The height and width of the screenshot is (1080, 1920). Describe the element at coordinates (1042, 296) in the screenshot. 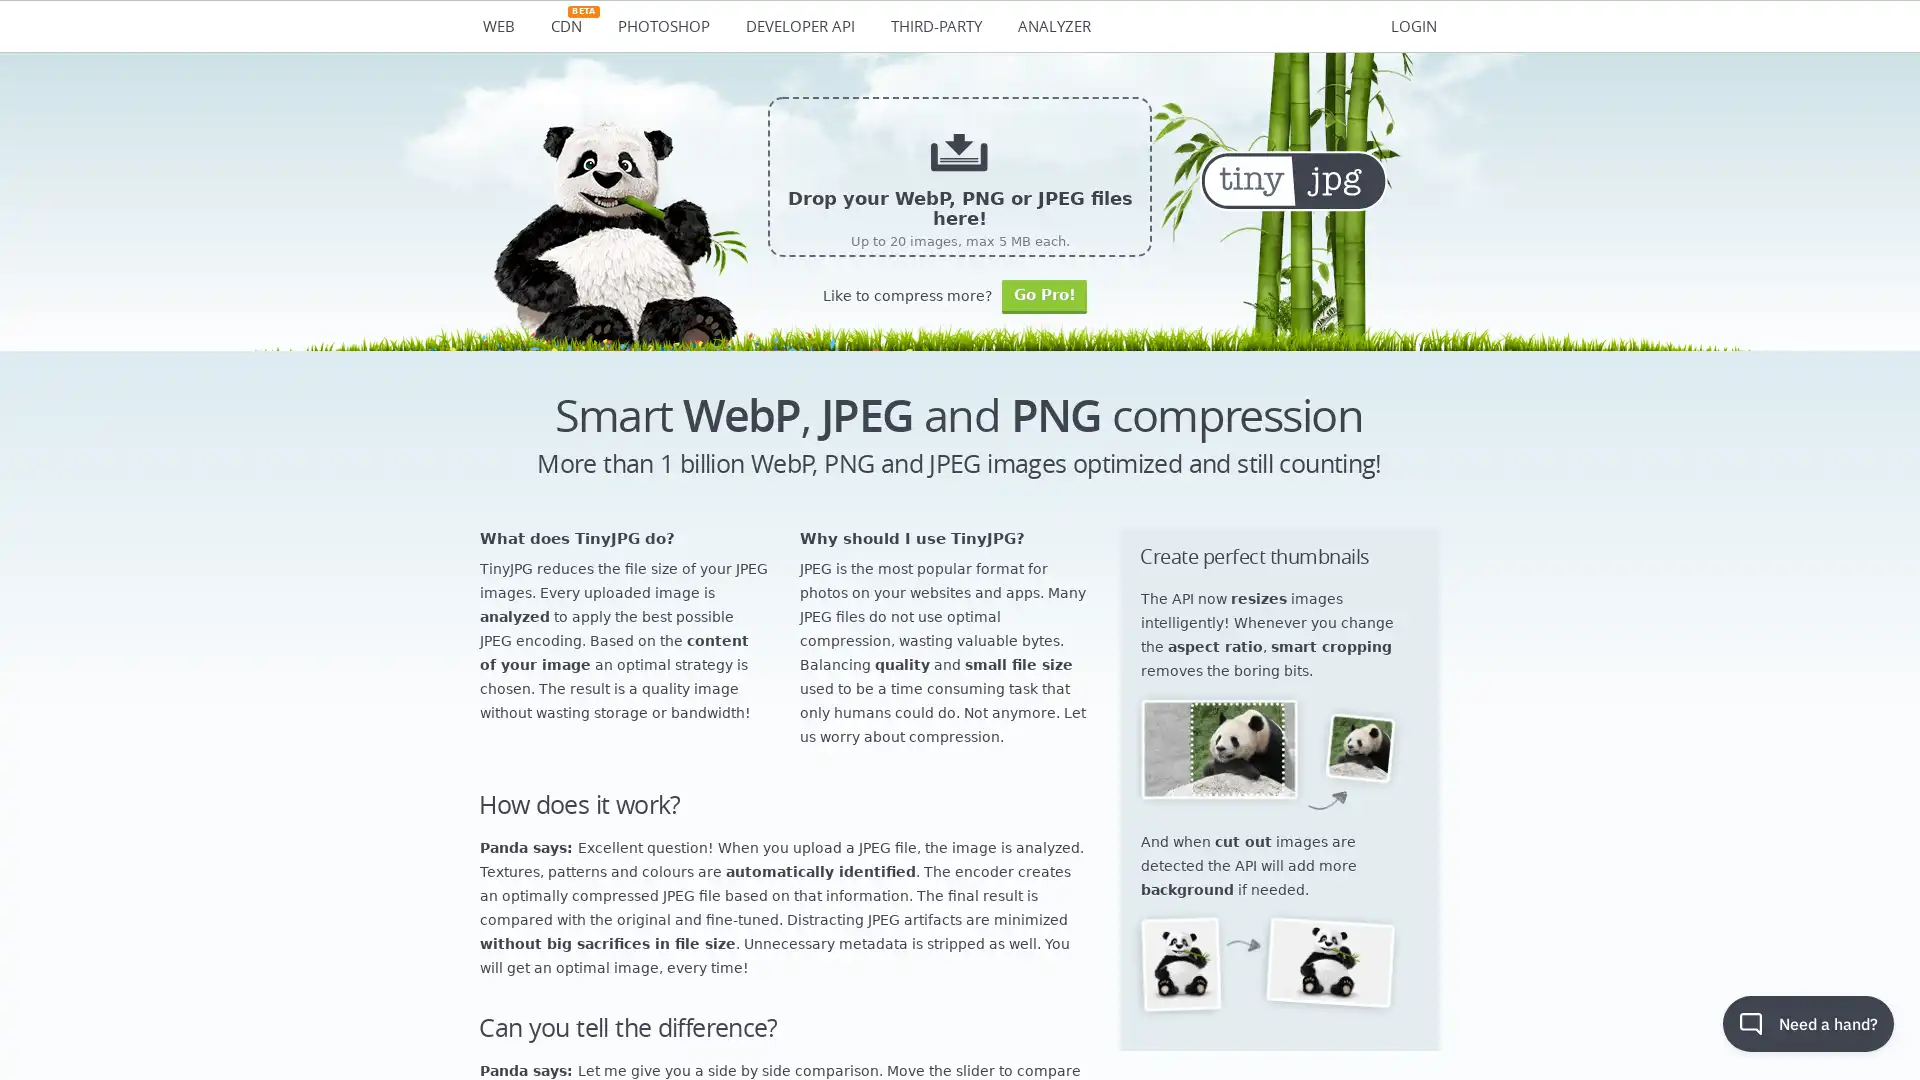

I see `Go Pro!` at that location.